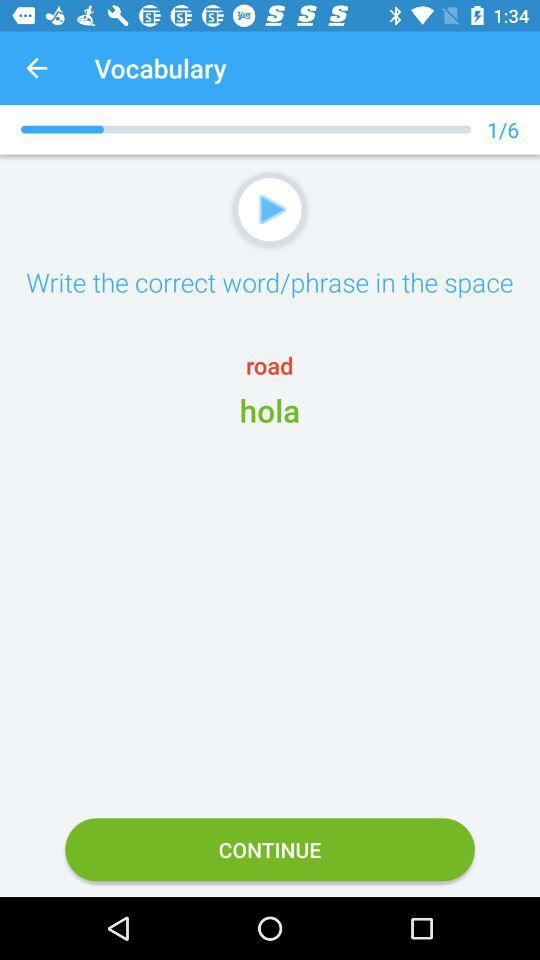 This screenshot has height=960, width=540. Describe the element at coordinates (36, 68) in the screenshot. I see `the icon to the left of the vocabulary icon` at that location.